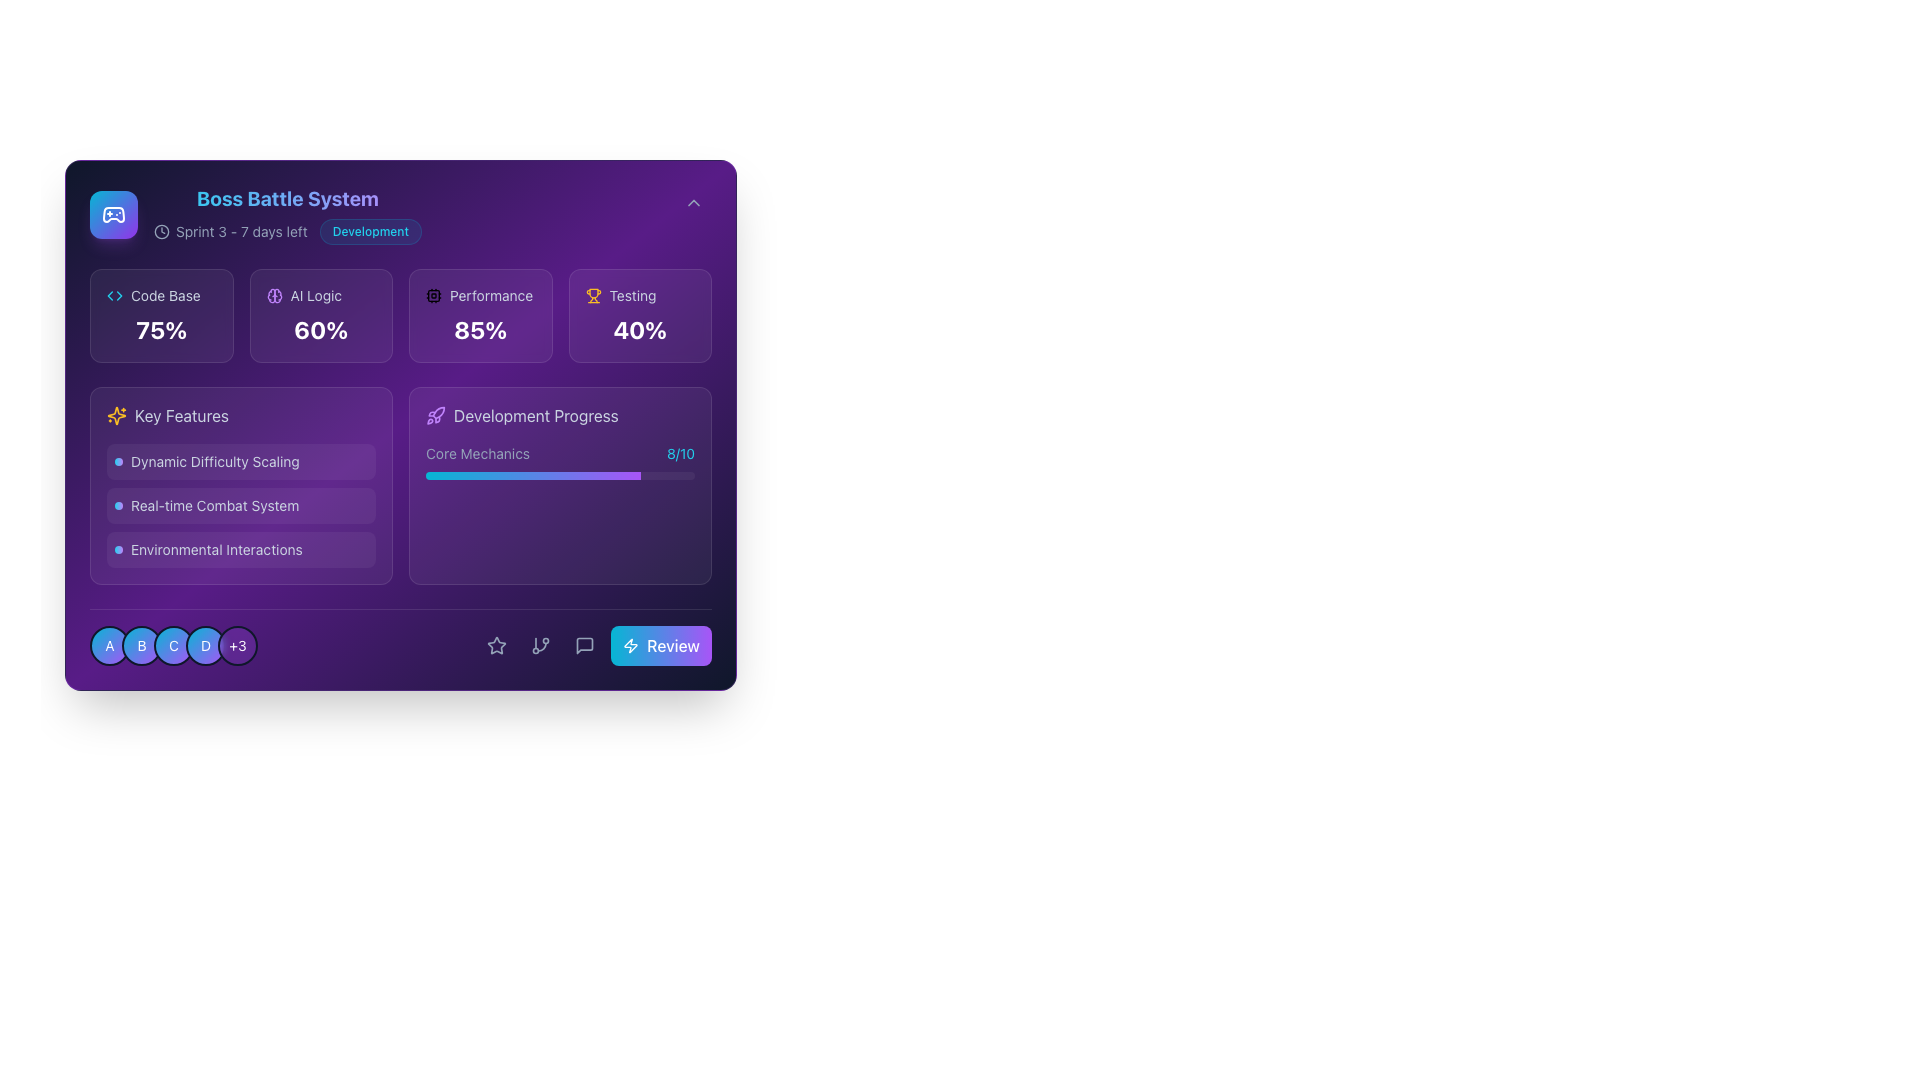 Image resolution: width=1920 pixels, height=1080 pixels. What do you see at coordinates (161, 296) in the screenshot?
I see `the Label with icon that serves as a title for the 'Code Base' section, which is located at the top-left corner of its section, distinct from surrounding elements` at bounding box center [161, 296].